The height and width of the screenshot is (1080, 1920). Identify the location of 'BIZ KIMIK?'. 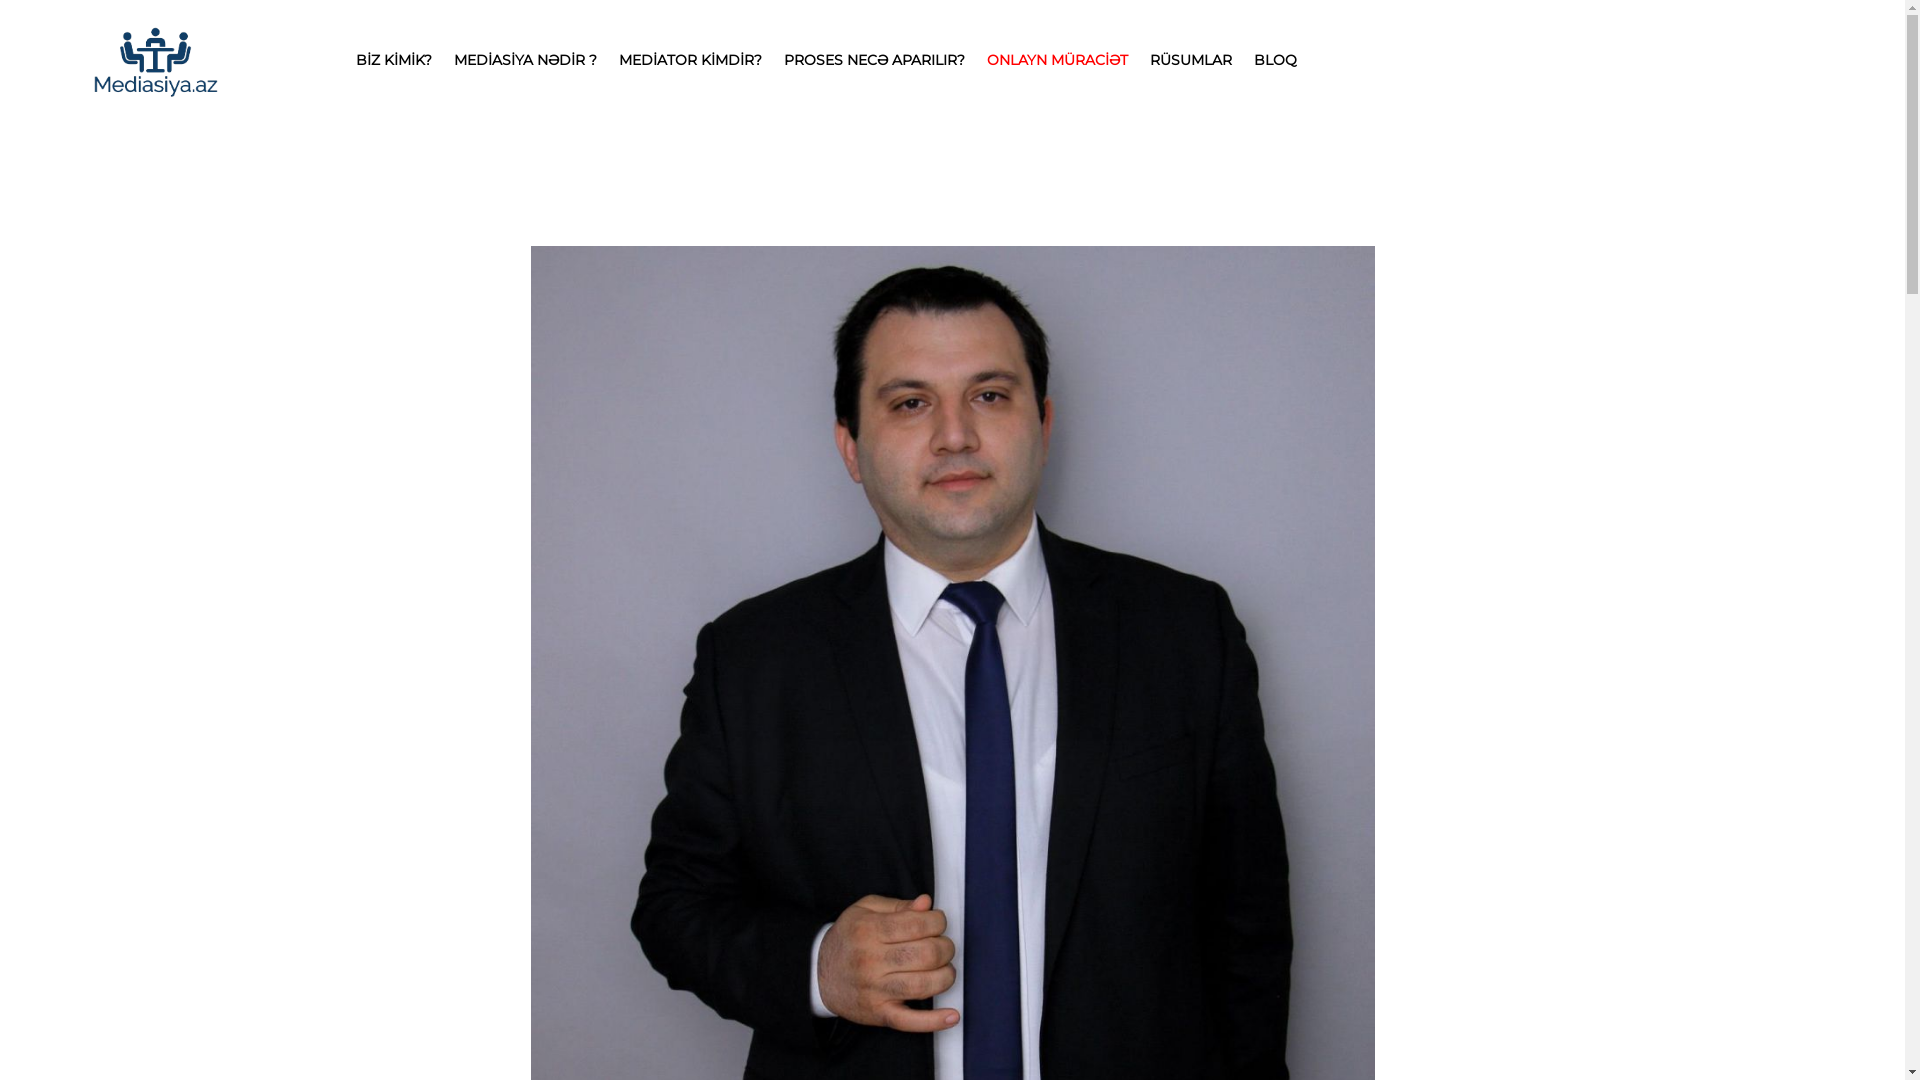
(393, 59).